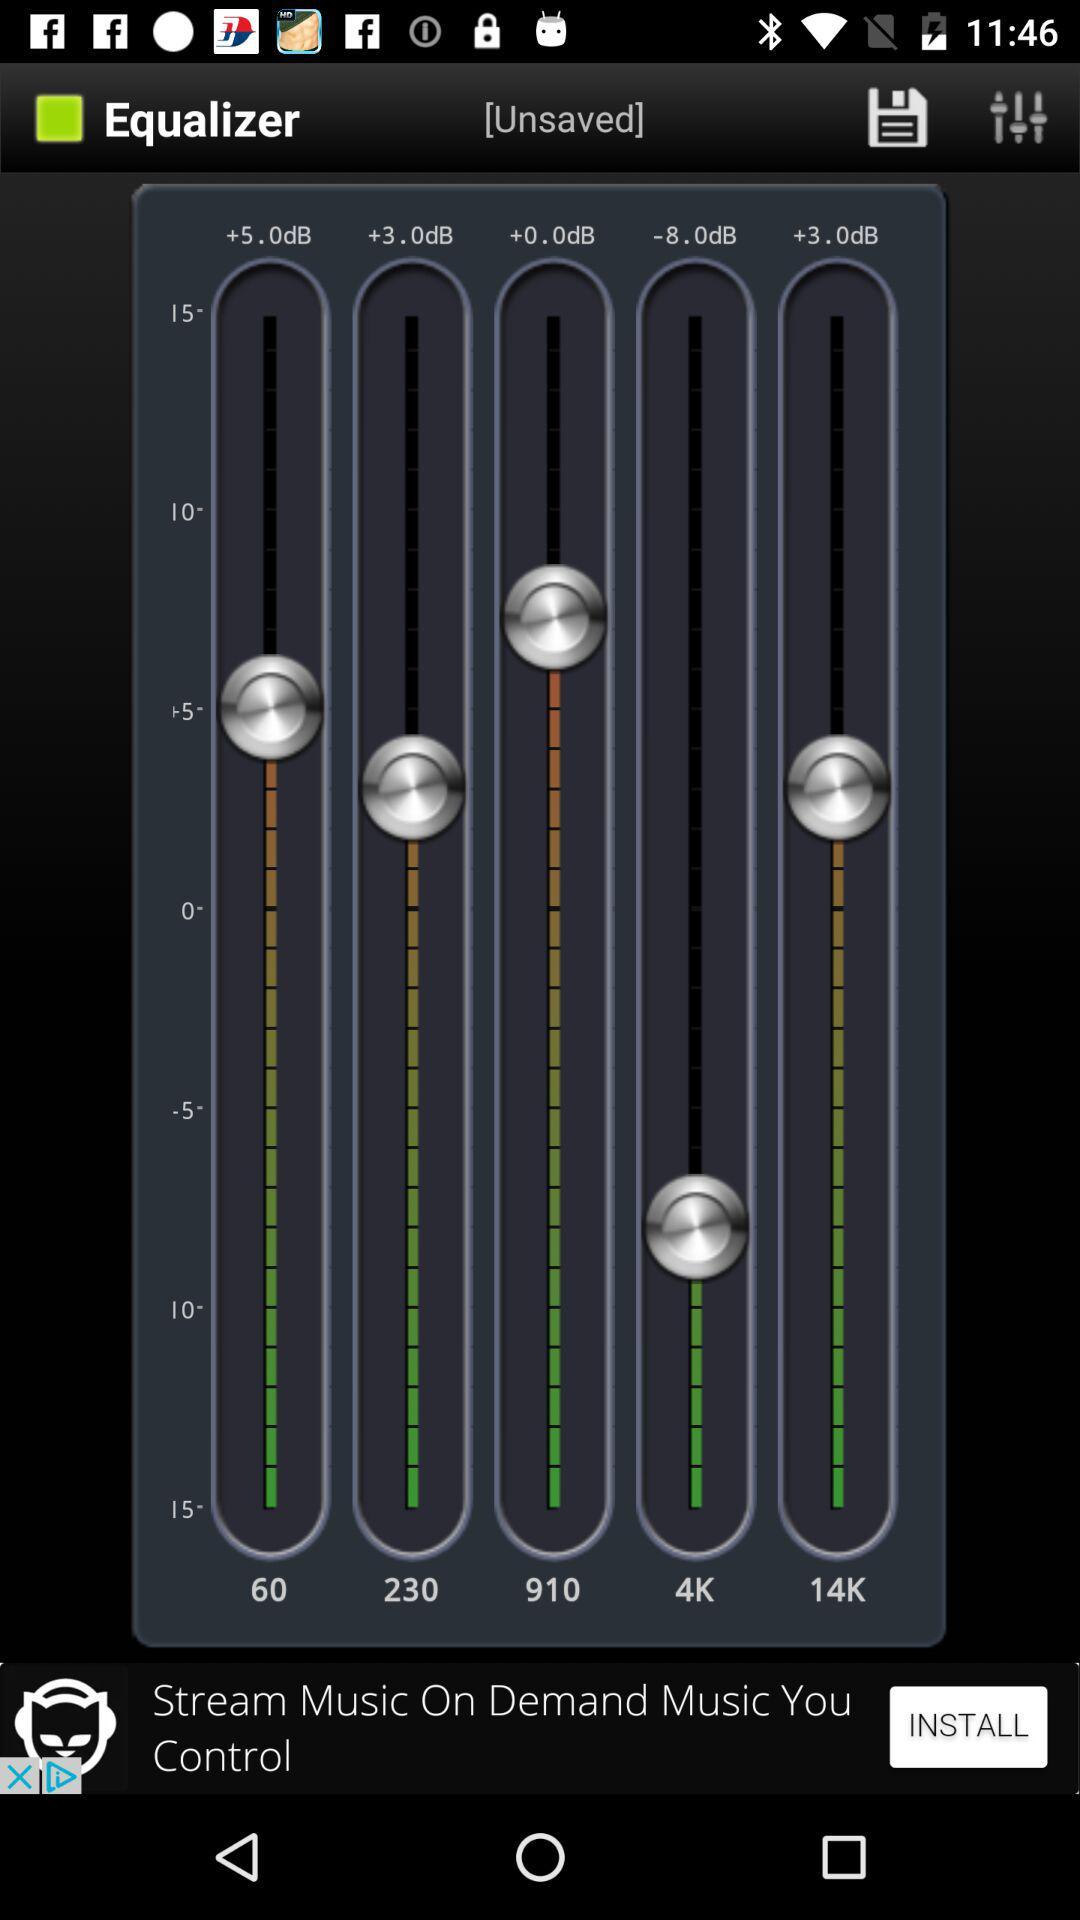 The height and width of the screenshot is (1920, 1080). What do you see at coordinates (1019, 117) in the screenshot?
I see `the sliders icon` at bounding box center [1019, 117].